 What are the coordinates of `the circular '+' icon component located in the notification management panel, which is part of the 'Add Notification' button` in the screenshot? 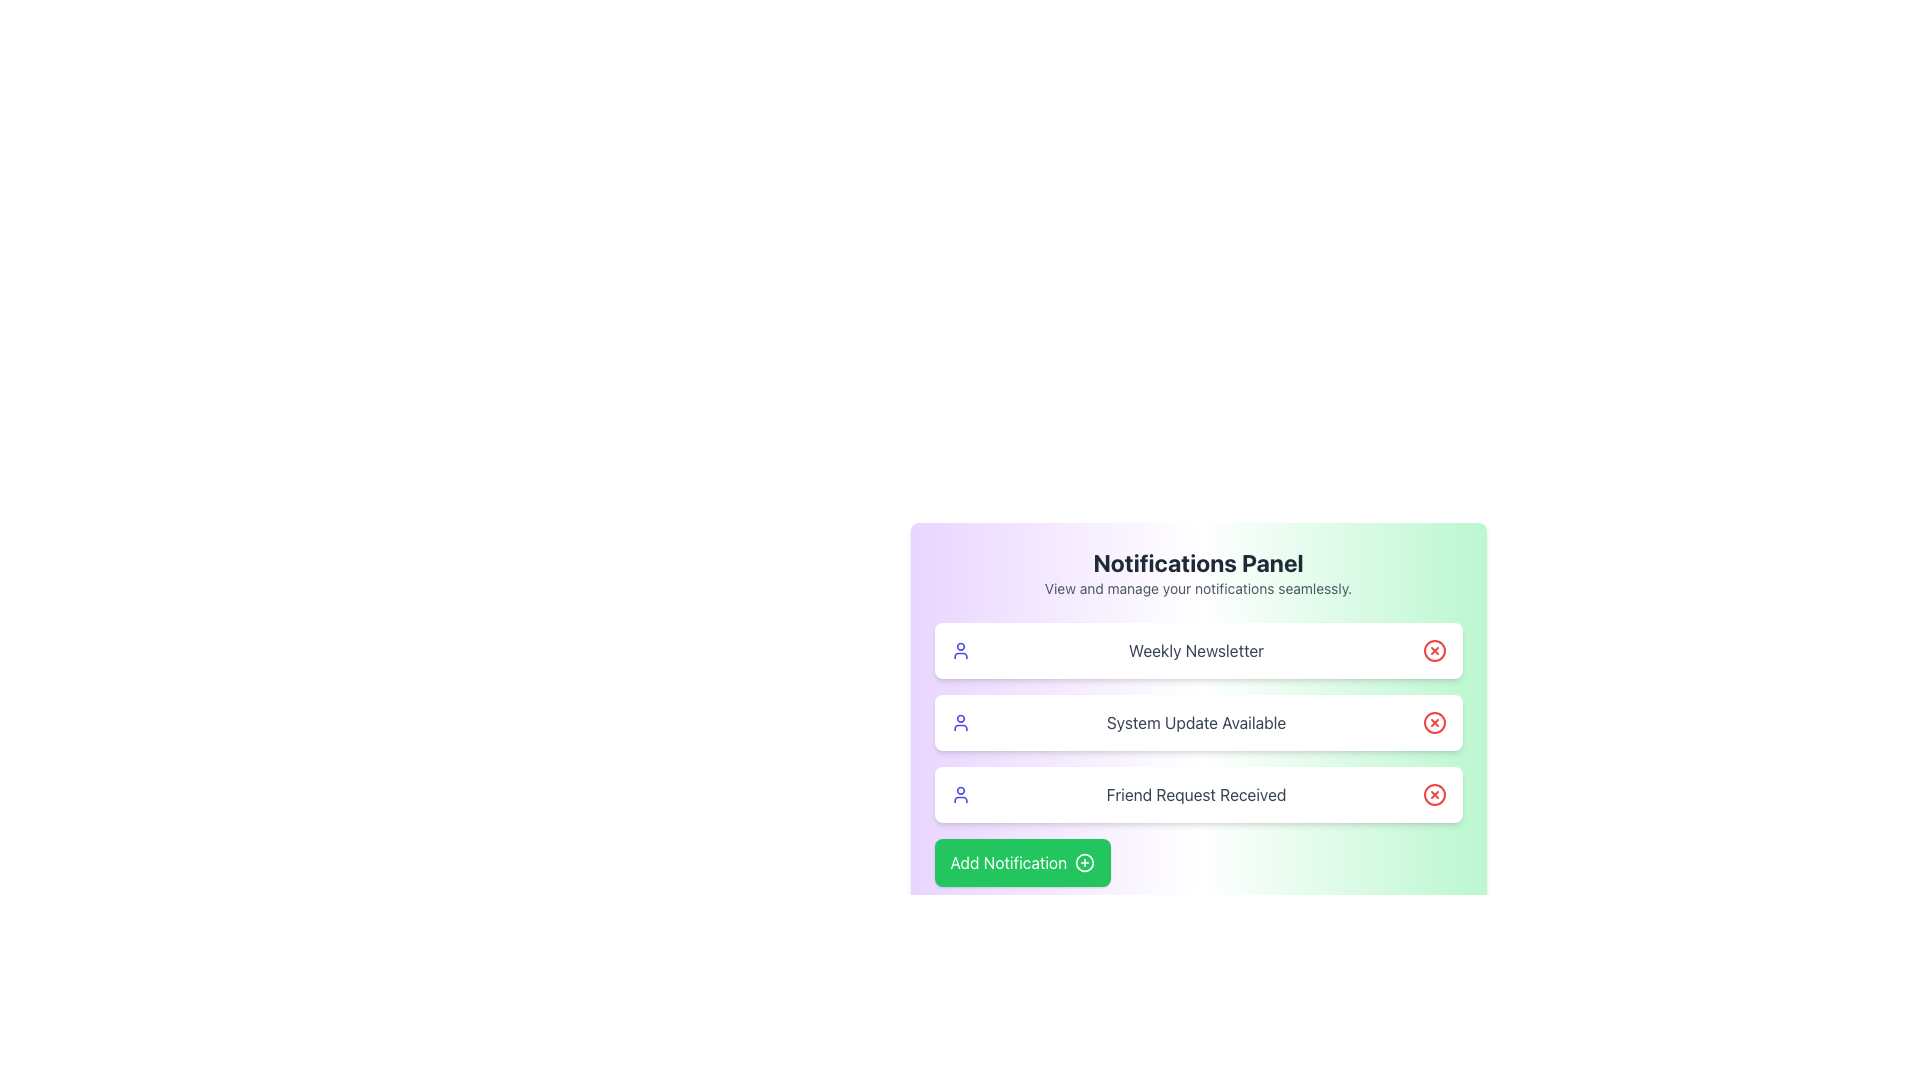 It's located at (1084, 862).